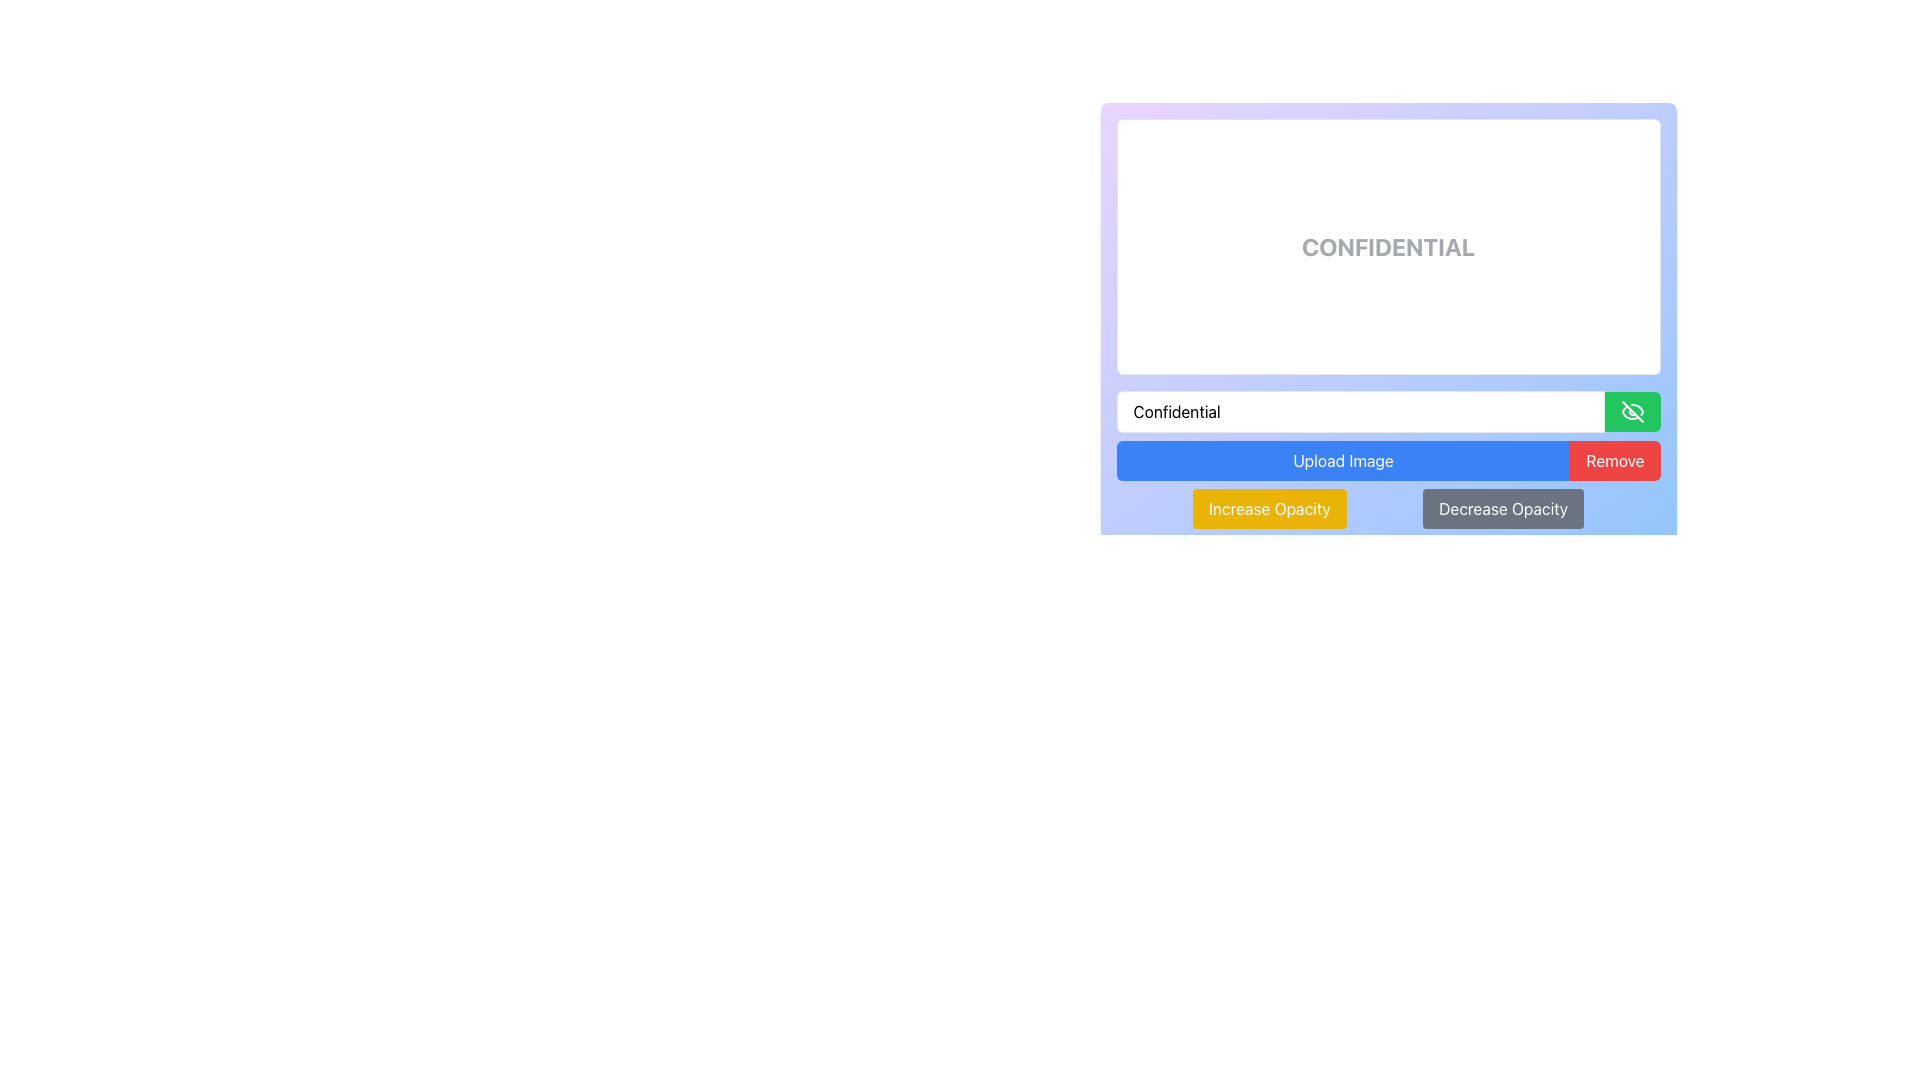 This screenshot has width=1920, height=1080. What do you see at coordinates (1503, 508) in the screenshot?
I see `the rectangular button with rounded corners labeled 'Decrease Opacity' located at the rightmost position of a horizontal group of buttons` at bounding box center [1503, 508].